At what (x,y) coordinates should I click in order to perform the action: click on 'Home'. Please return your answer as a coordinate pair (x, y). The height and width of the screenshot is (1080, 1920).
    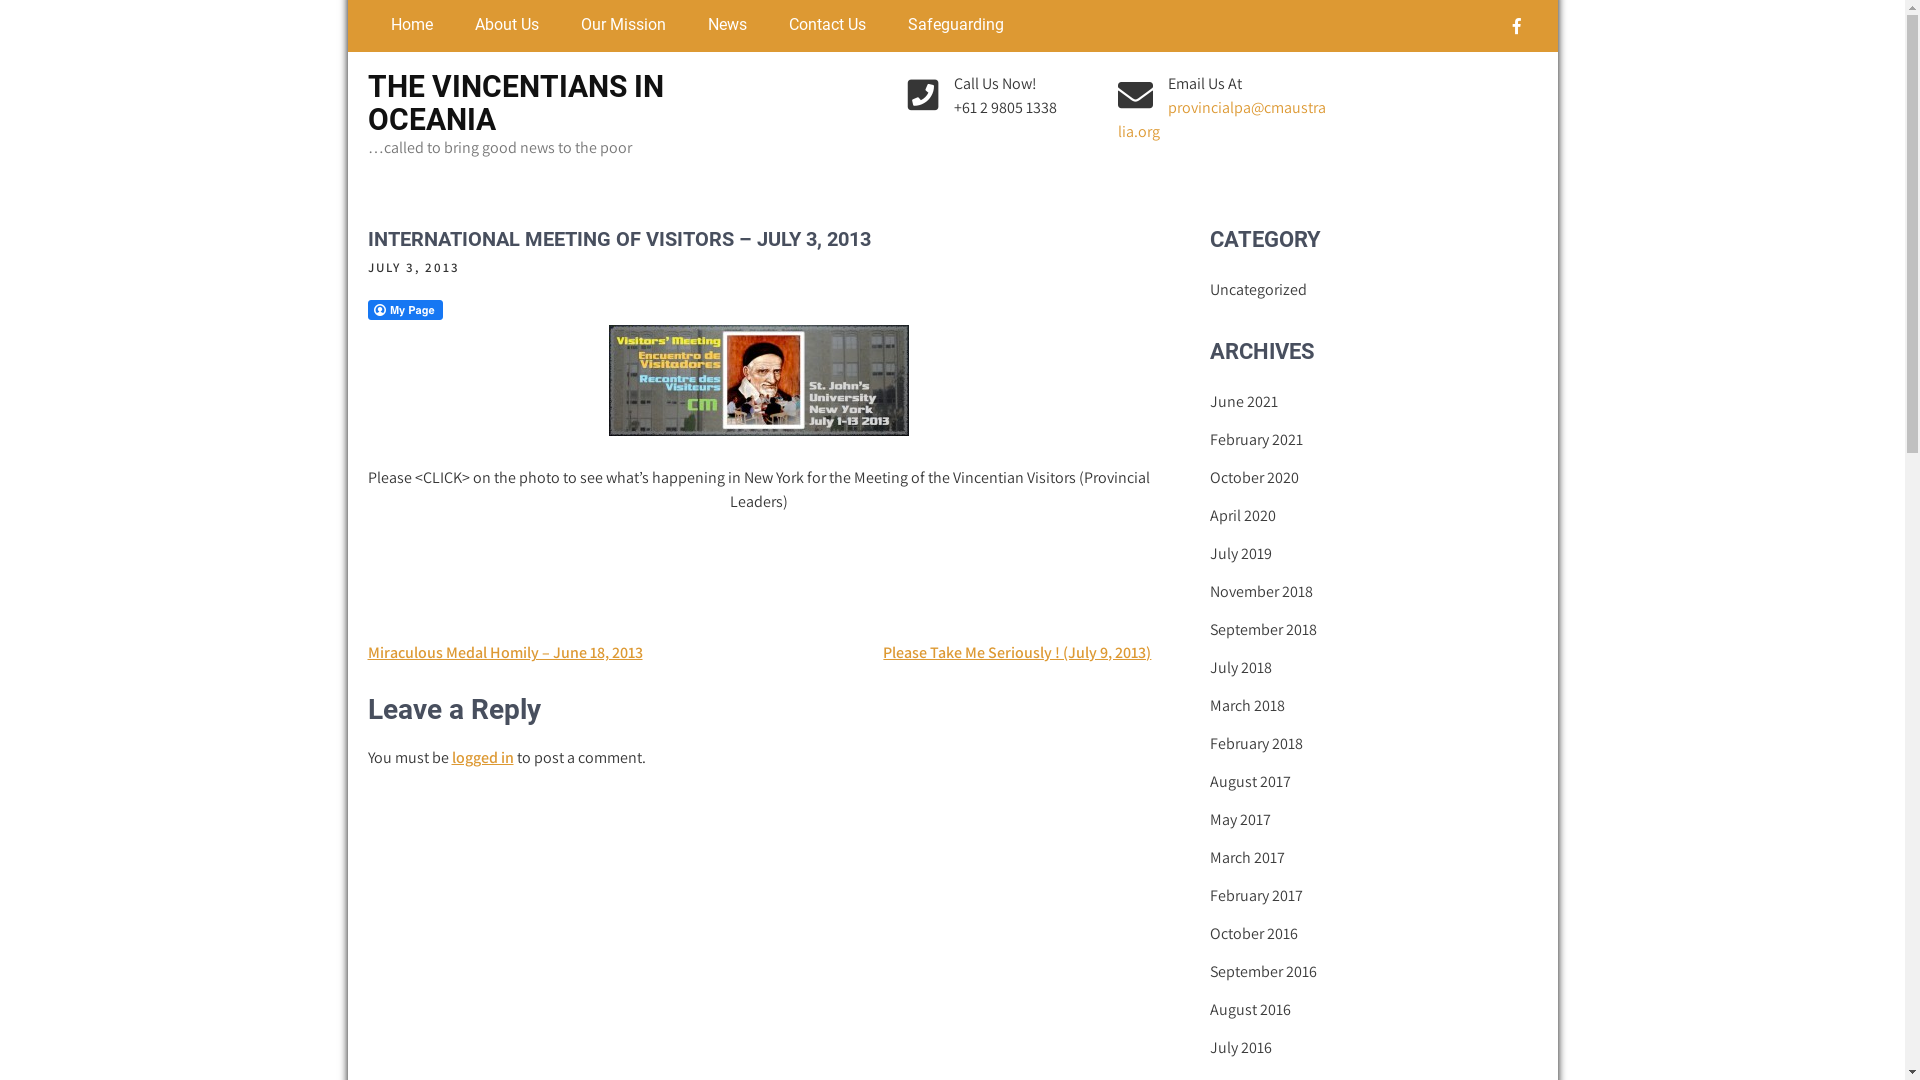
    Looking at the image, I should click on (407, 25).